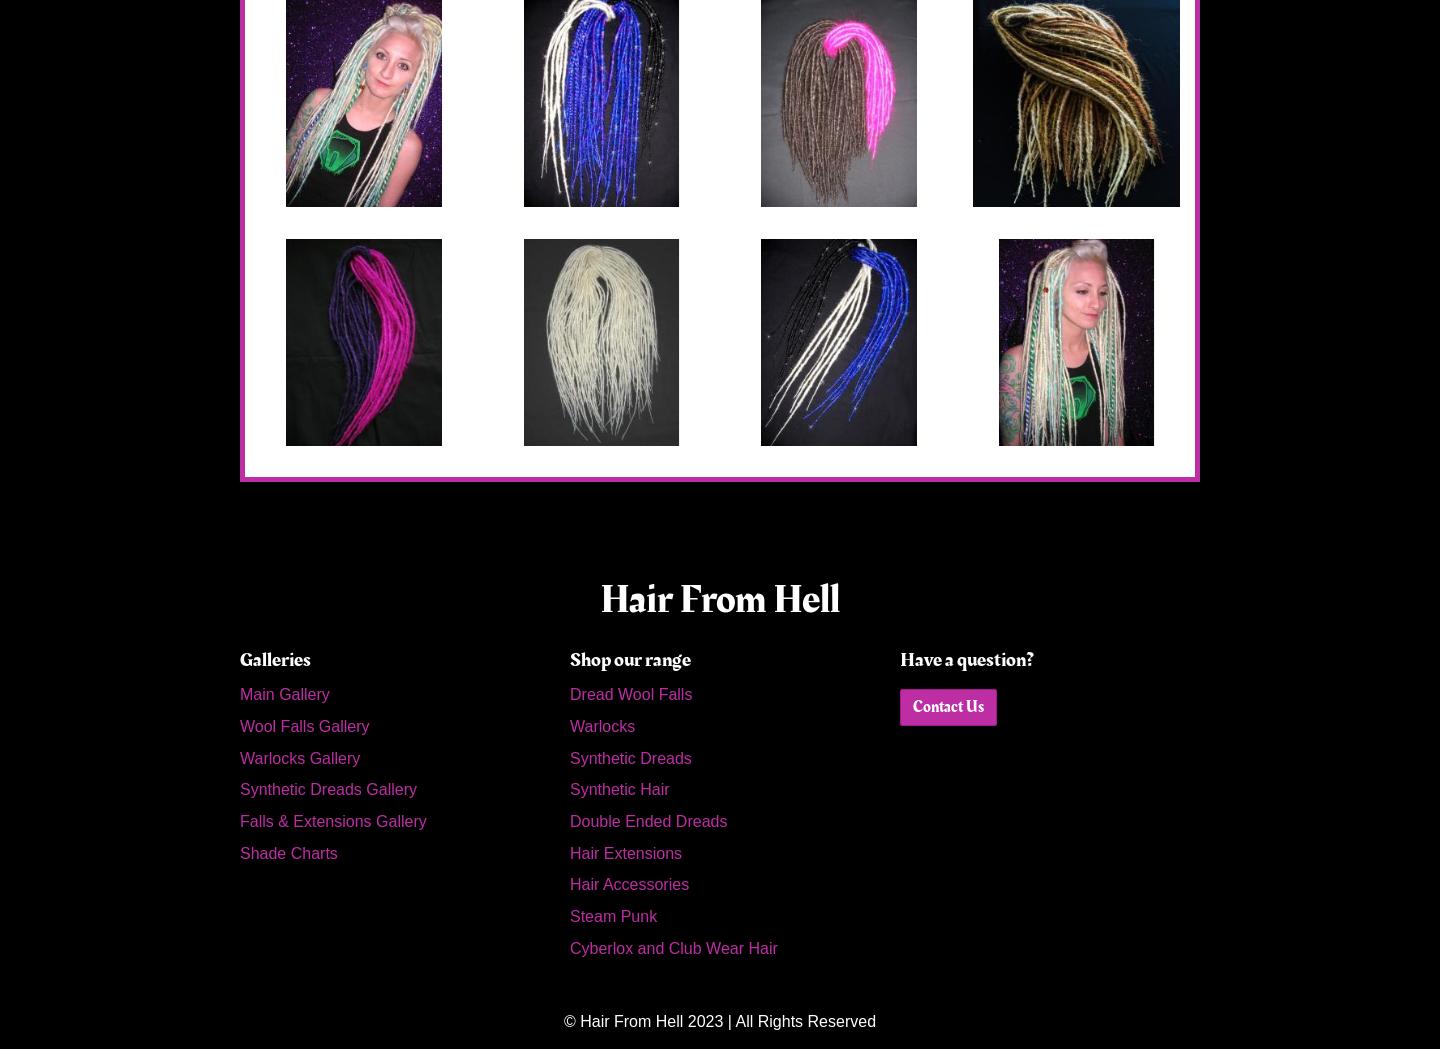 This screenshot has width=1440, height=1049. What do you see at coordinates (629, 756) in the screenshot?
I see `'Synthetic Dreads'` at bounding box center [629, 756].